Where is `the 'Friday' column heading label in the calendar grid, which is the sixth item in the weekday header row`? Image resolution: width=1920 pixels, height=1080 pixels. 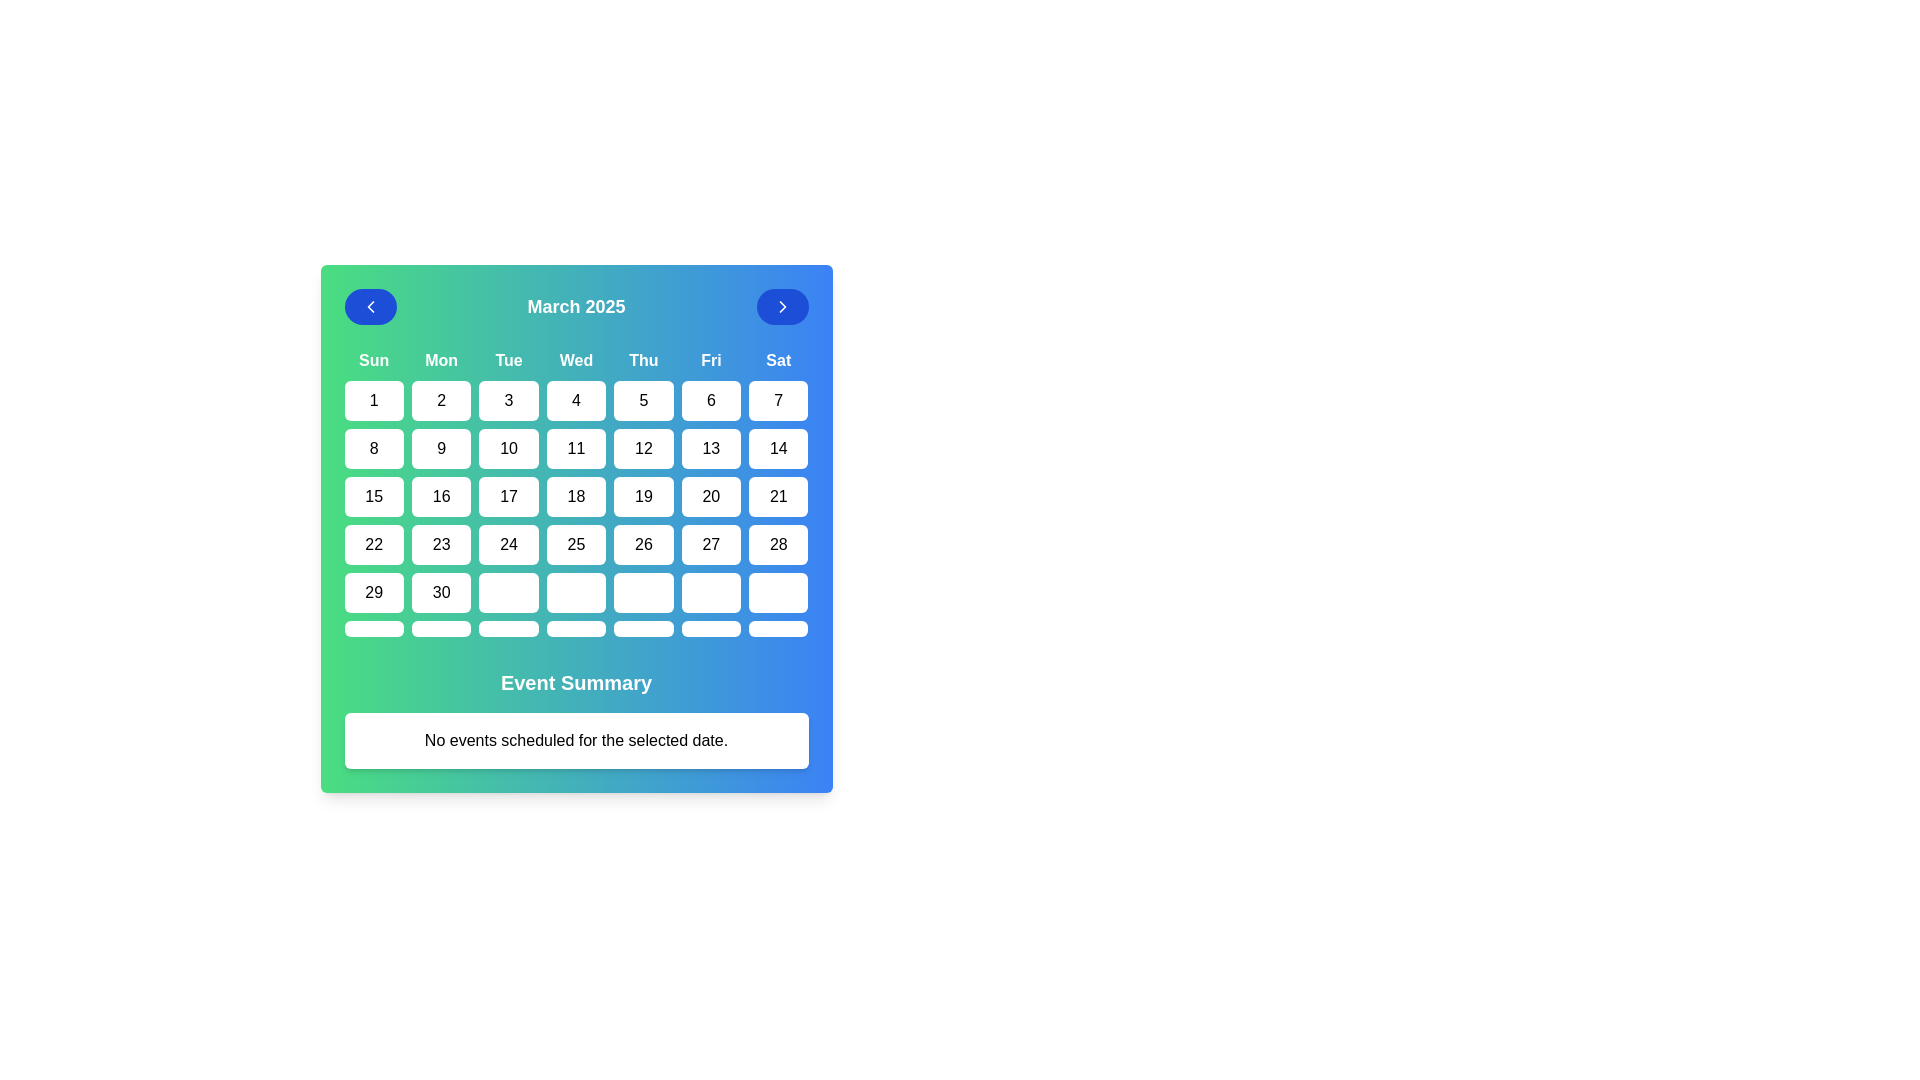
the 'Friday' column heading label in the calendar grid, which is the sixth item in the weekday header row is located at coordinates (711, 361).